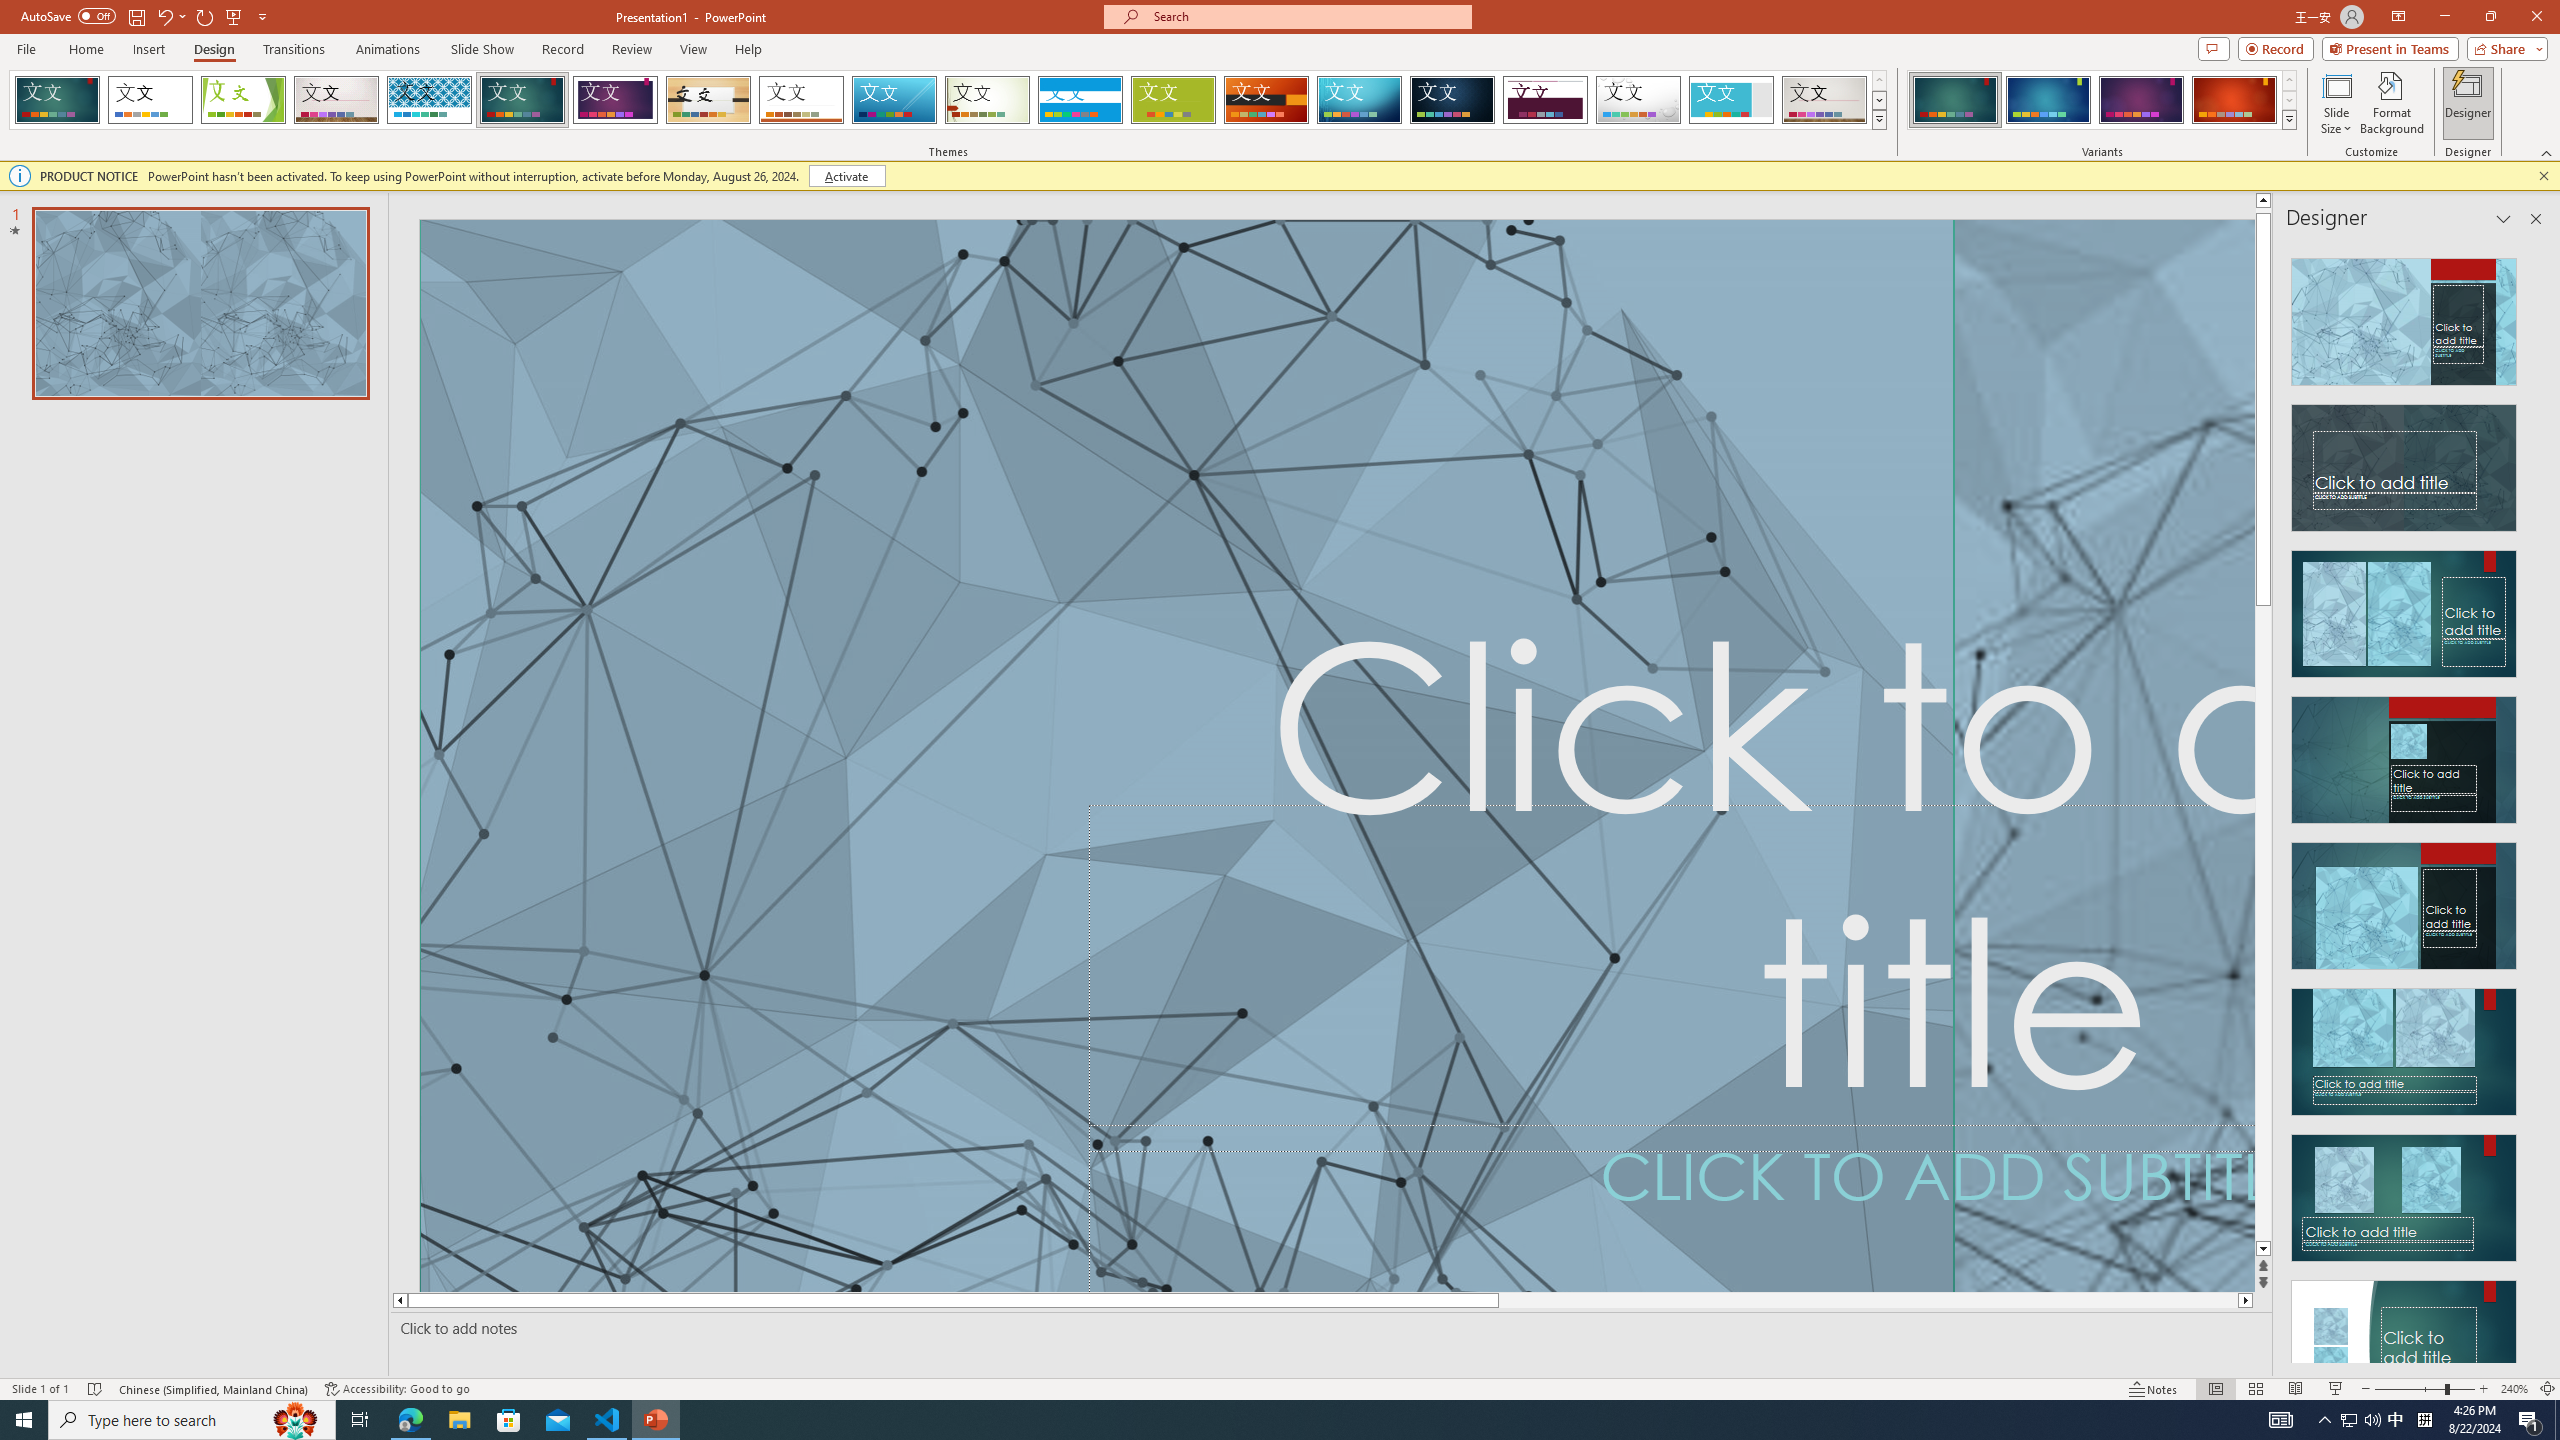 Image resolution: width=2560 pixels, height=1440 pixels. Describe the element at coordinates (2214, 1389) in the screenshot. I see `'Normal'` at that location.